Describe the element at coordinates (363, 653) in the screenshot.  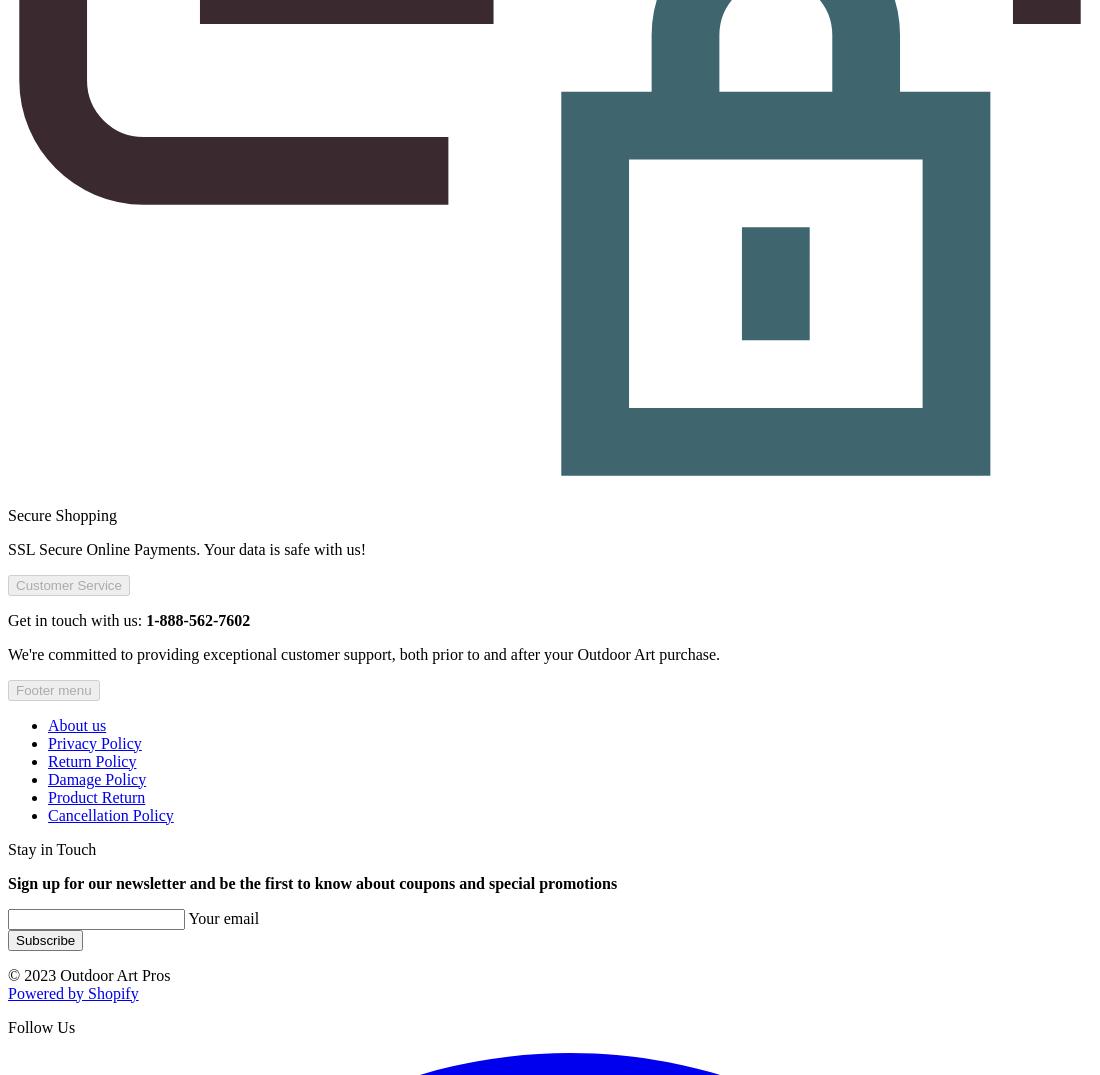
I see `'We're committed to providing exceptional customer support, both prior to and after your Outdoor Art purchase.'` at that location.